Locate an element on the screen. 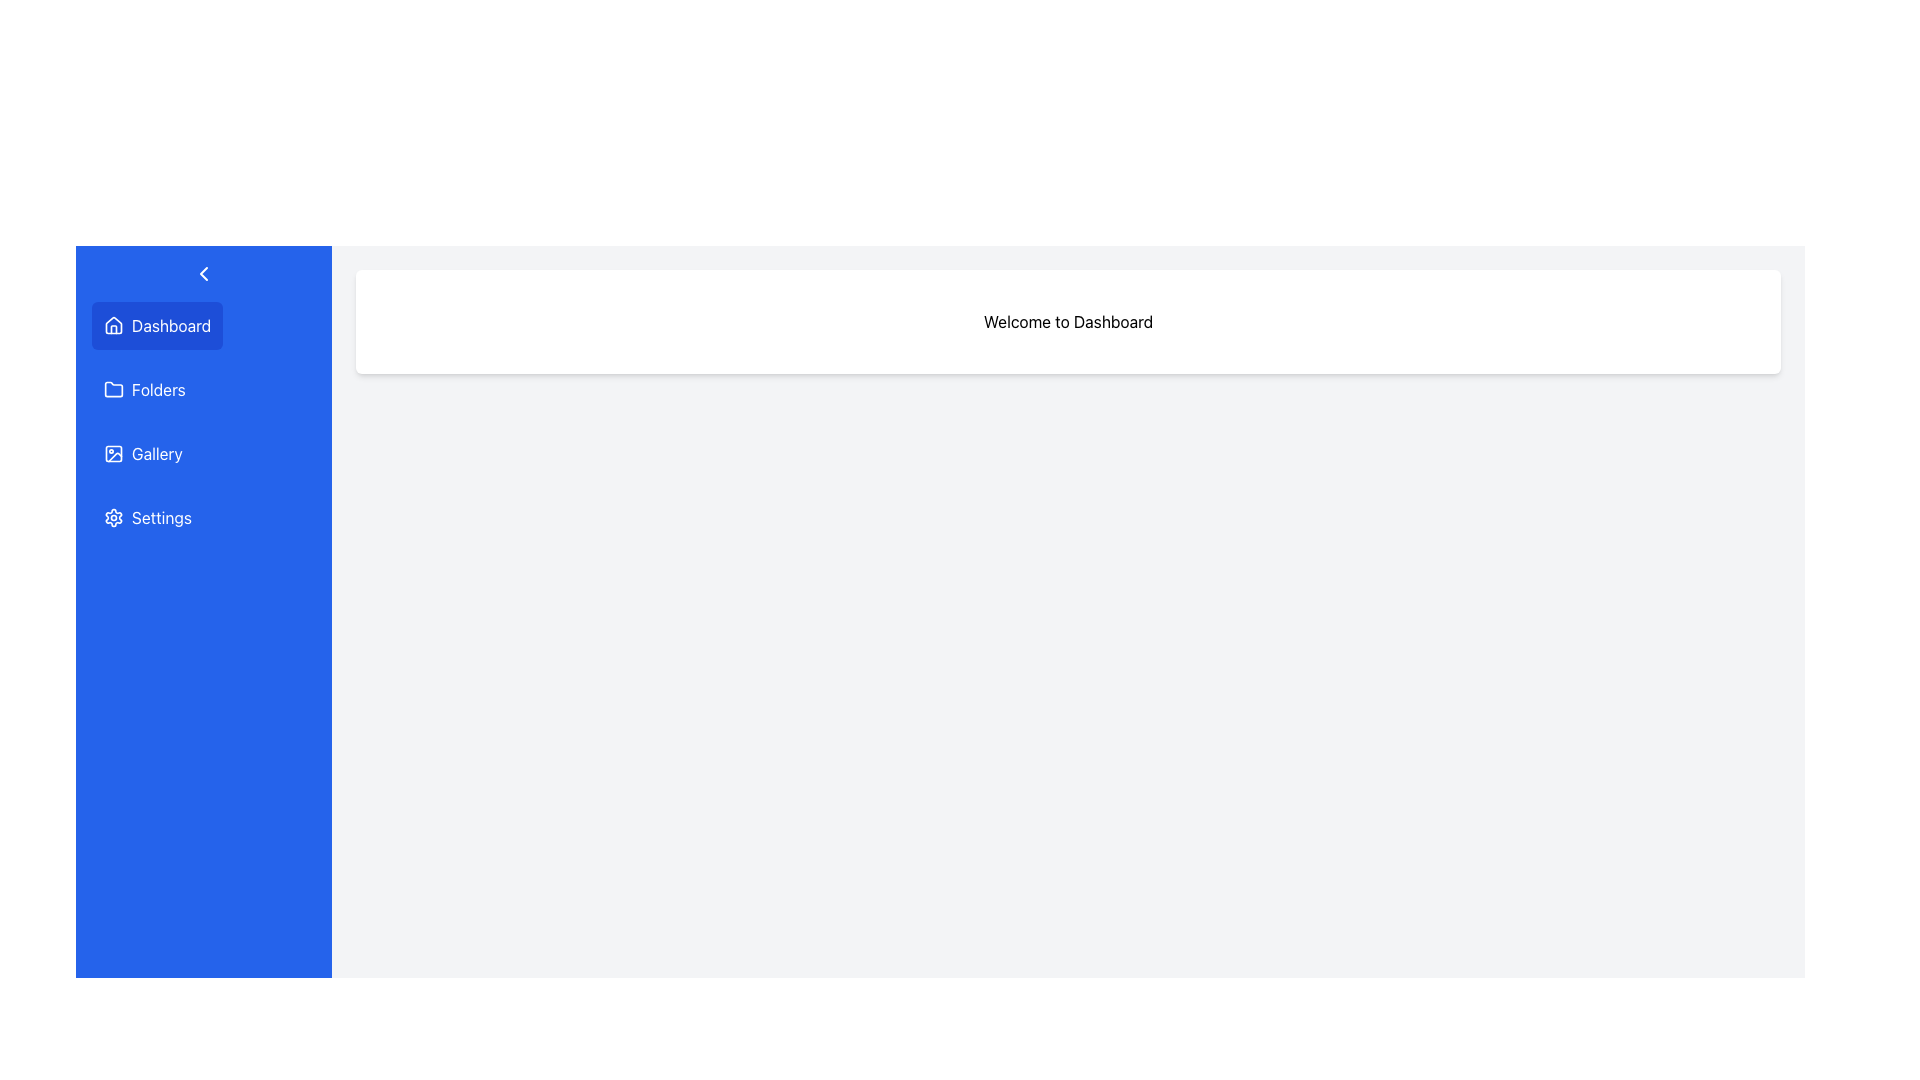  the small triangular arrow-like icon pointing to the right at the top-left of the vertical blue sidebar is located at coordinates (203, 273).